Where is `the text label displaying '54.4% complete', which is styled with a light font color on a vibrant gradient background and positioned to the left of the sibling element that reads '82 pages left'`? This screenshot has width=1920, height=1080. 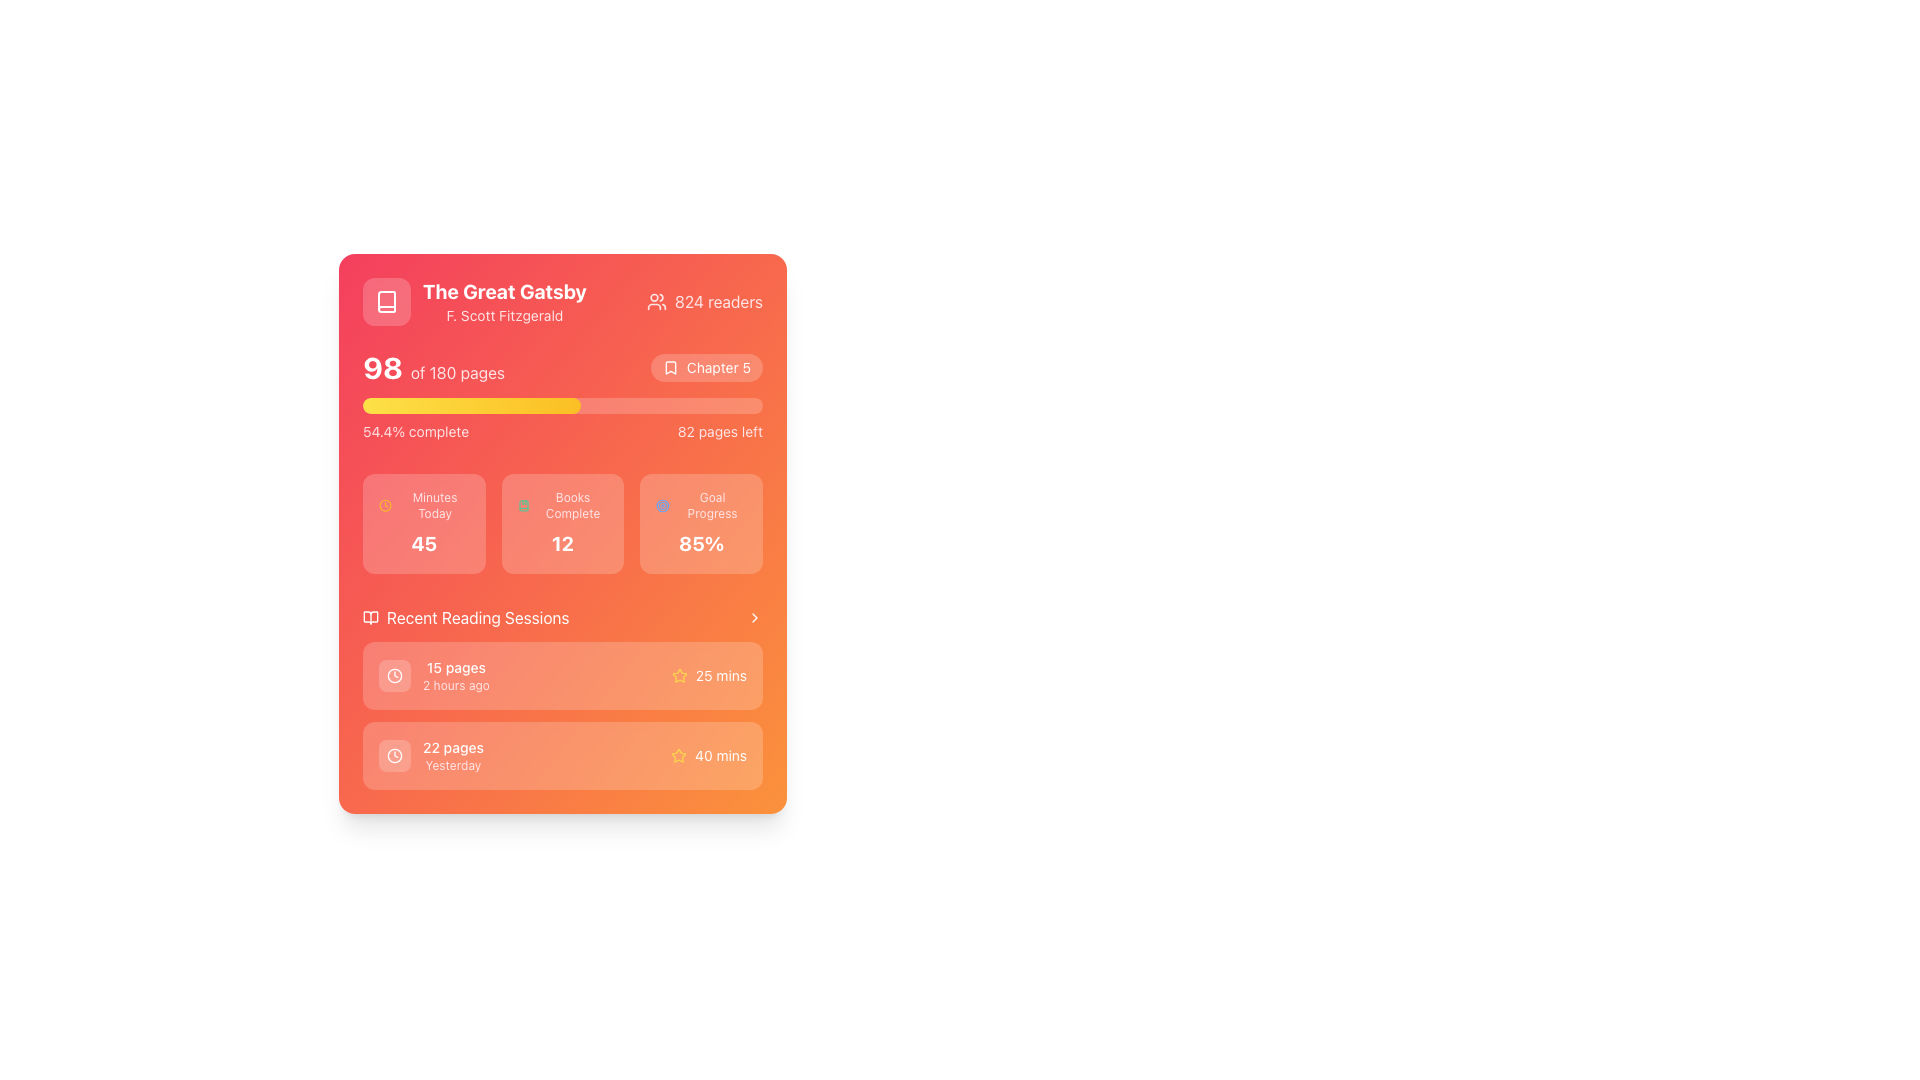
the text label displaying '54.4% complete', which is styled with a light font color on a vibrant gradient background and positioned to the left of the sibling element that reads '82 pages left' is located at coordinates (415, 431).